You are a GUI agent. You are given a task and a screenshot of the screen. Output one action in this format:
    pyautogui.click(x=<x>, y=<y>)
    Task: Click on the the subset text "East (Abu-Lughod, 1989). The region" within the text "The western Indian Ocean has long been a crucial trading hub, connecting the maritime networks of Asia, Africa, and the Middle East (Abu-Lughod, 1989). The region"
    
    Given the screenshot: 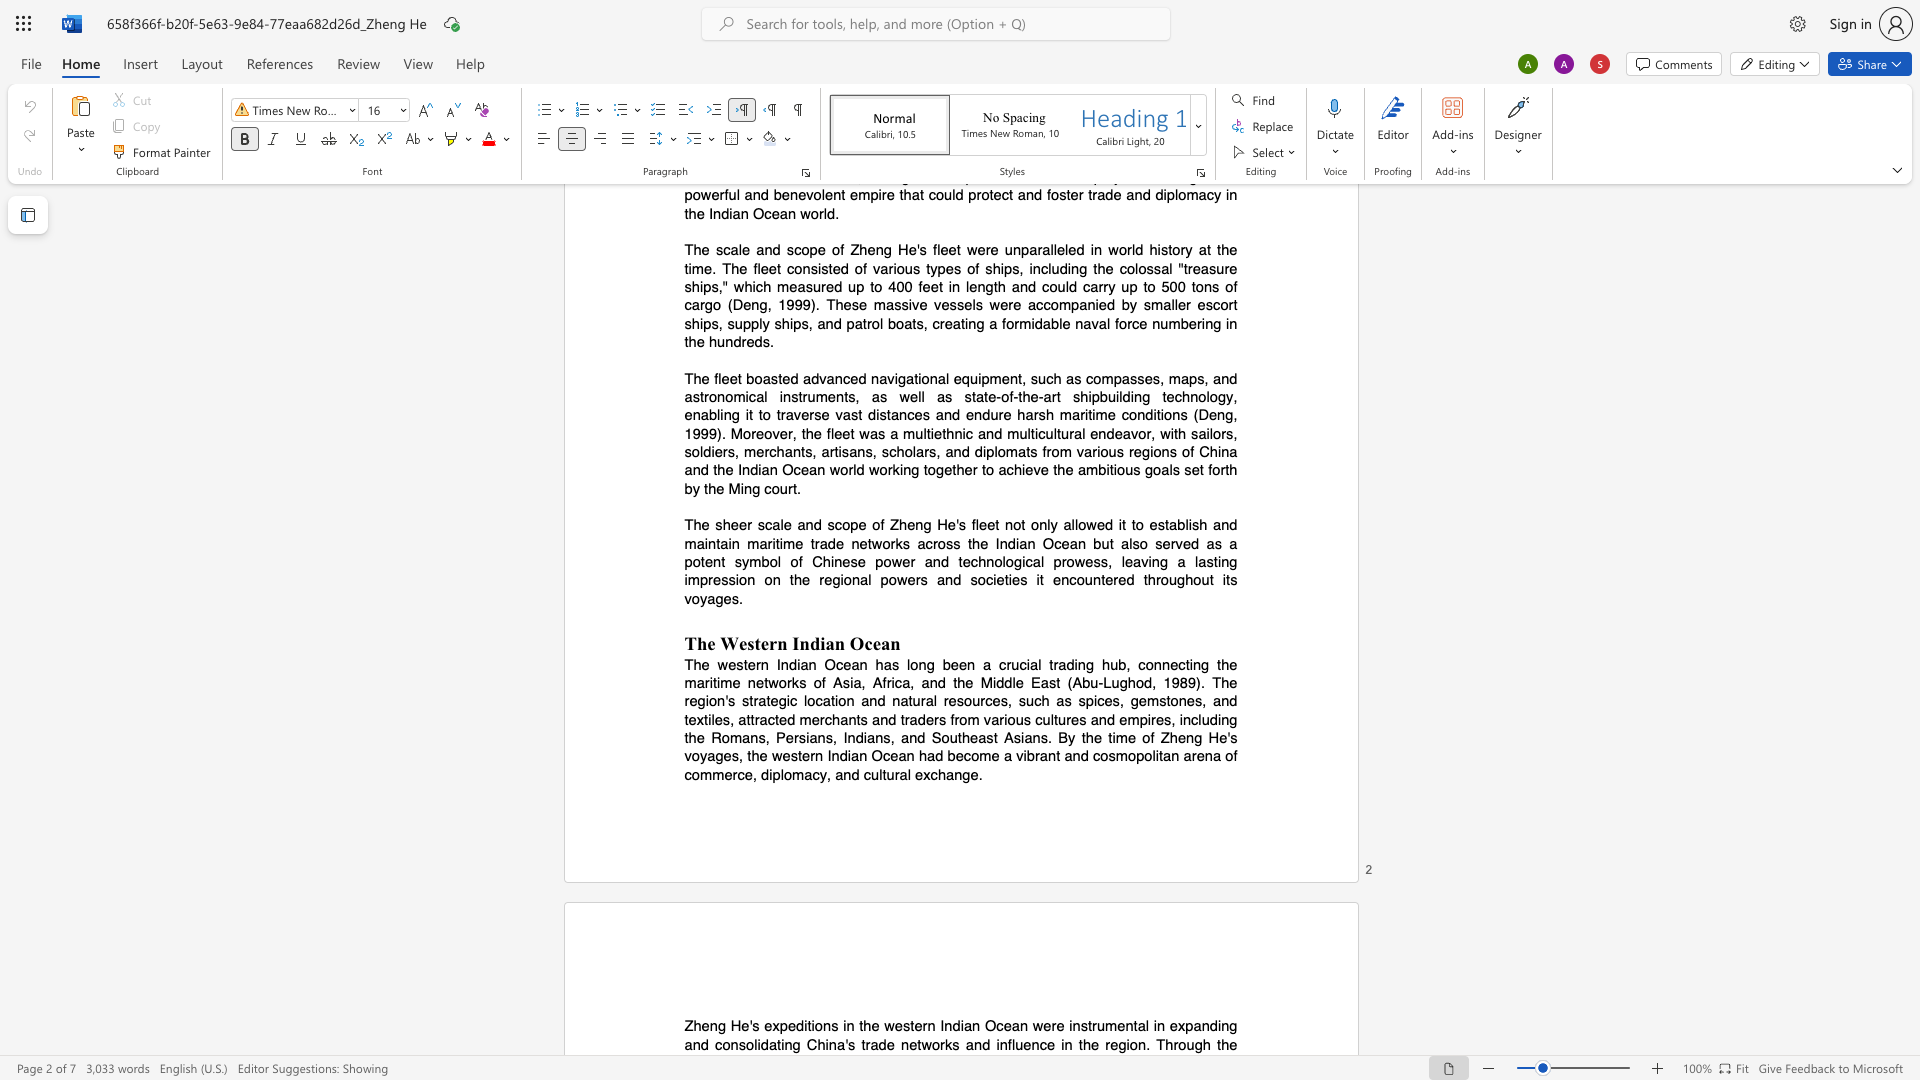 What is the action you would take?
    pyautogui.click(x=1031, y=681)
    